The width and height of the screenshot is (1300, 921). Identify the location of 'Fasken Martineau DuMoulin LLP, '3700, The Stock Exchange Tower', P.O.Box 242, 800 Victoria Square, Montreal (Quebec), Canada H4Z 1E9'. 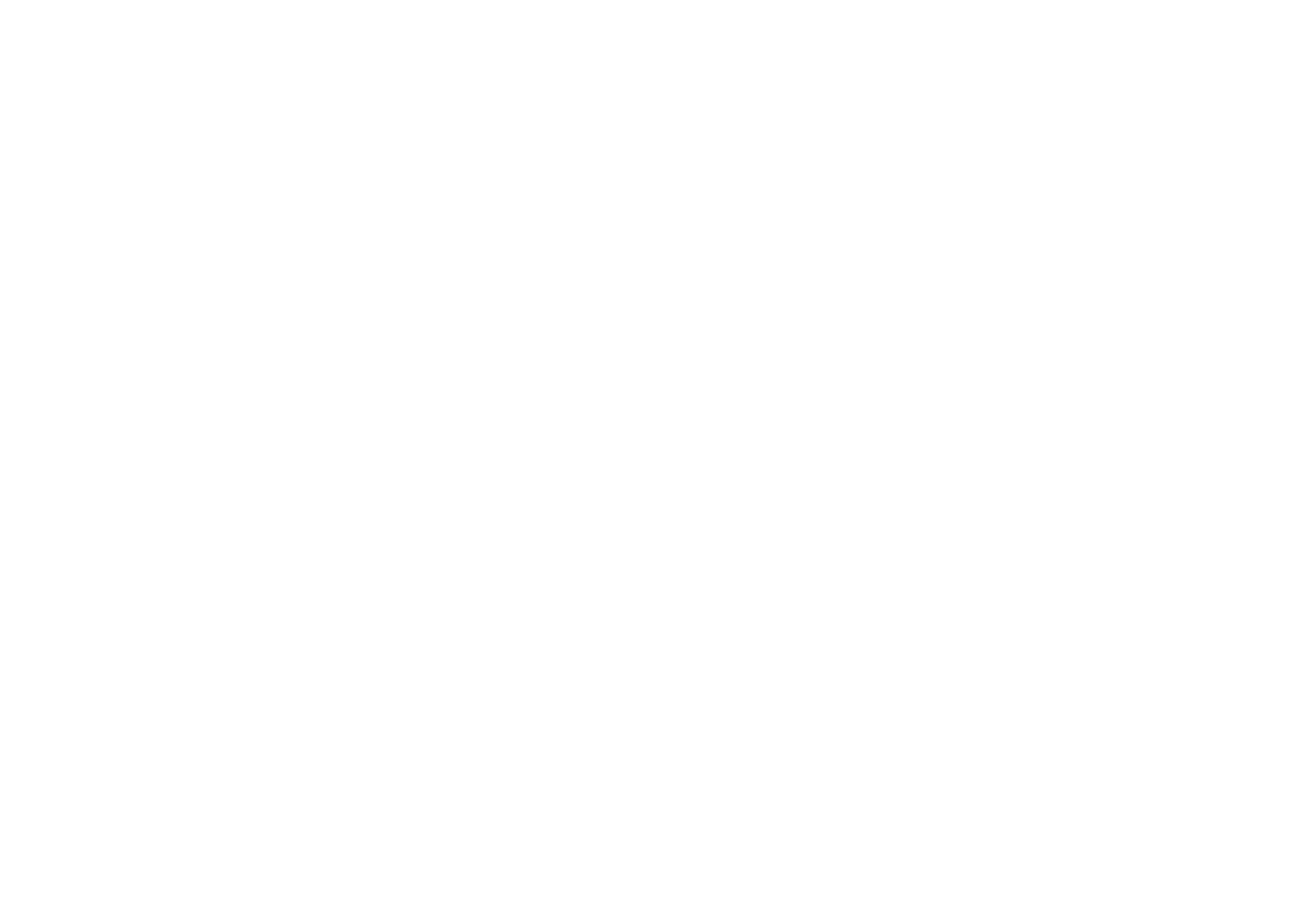
(659, 295).